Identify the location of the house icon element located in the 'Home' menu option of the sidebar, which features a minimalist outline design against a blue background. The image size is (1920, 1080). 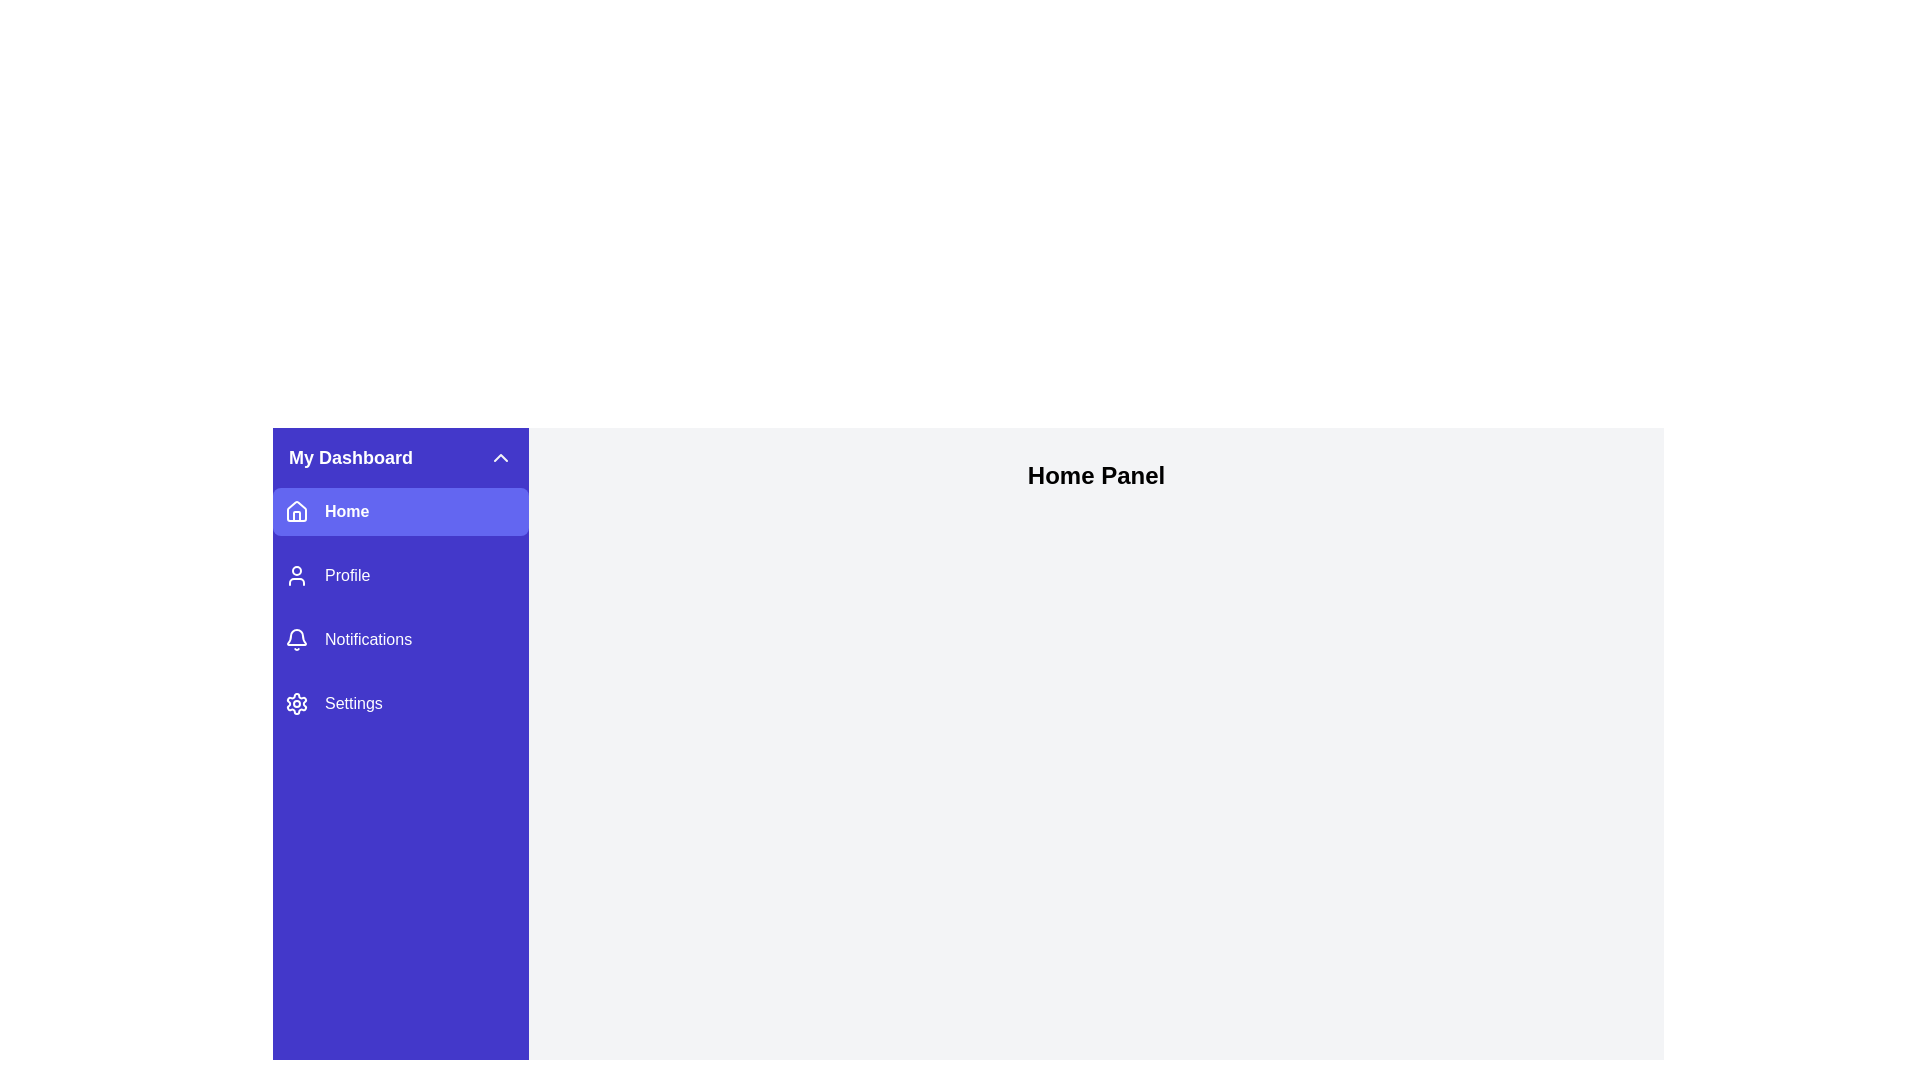
(296, 511).